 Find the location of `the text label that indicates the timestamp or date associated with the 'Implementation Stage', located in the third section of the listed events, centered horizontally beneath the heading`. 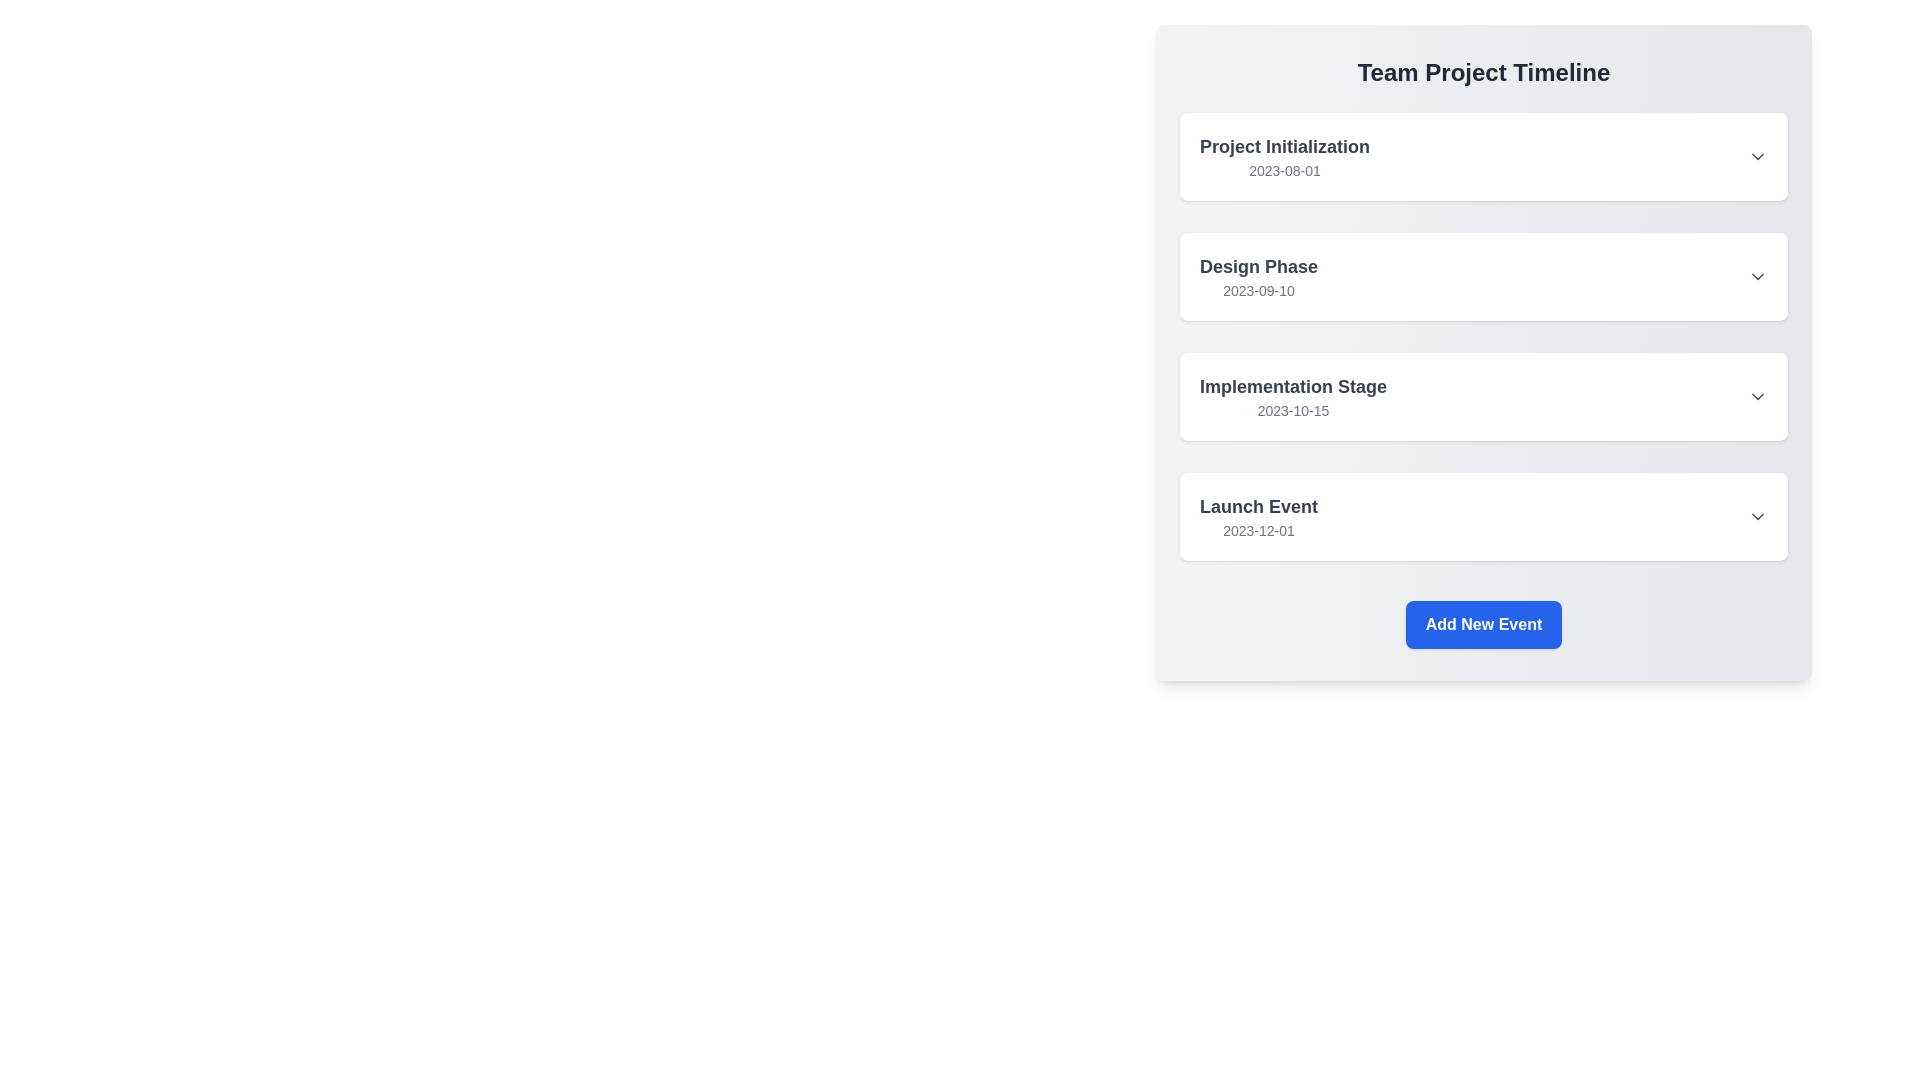

the text label that indicates the timestamp or date associated with the 'Implementation Stage', located in the third section of the listed events, centered horizontally beneath the heading is located at coordinates (1293, 410).